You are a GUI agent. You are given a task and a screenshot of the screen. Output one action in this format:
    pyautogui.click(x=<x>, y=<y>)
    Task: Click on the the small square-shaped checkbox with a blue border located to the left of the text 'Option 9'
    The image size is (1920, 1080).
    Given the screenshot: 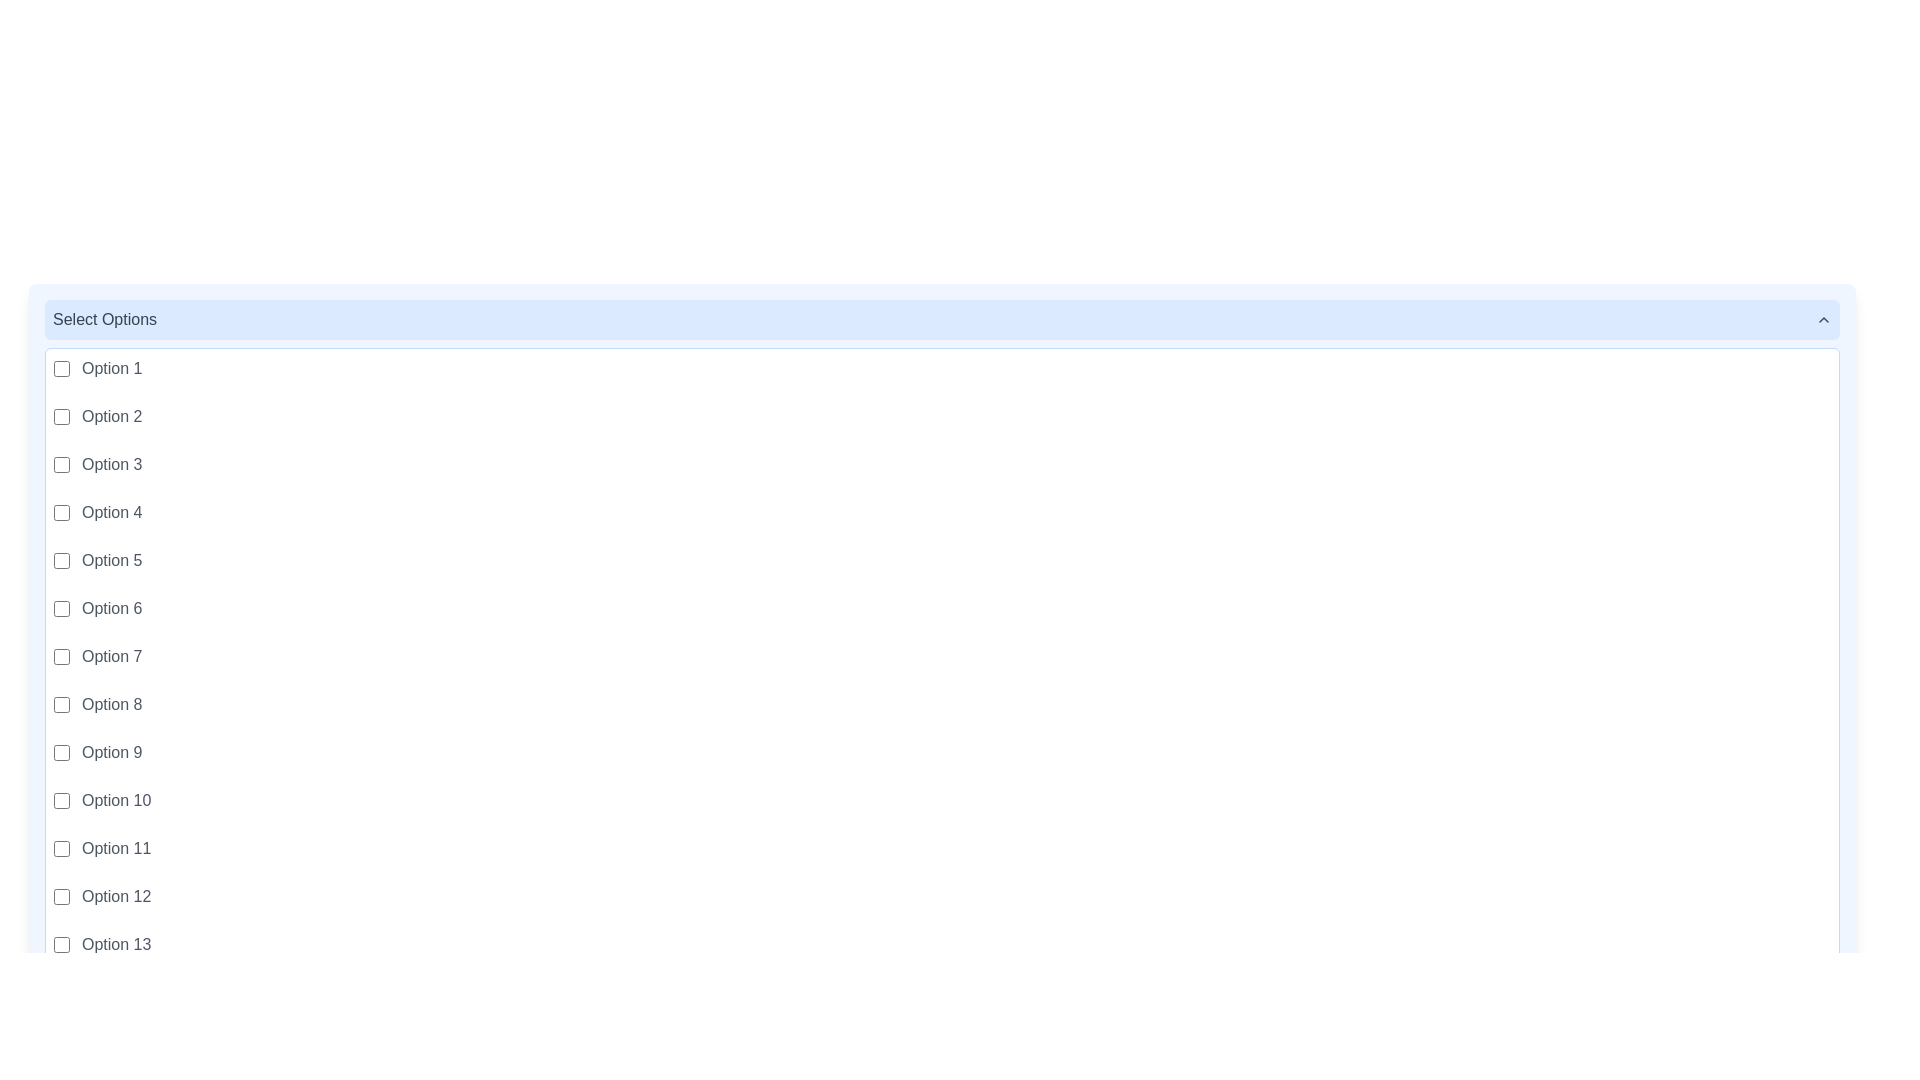 What is the action you would take?
    pyautogui.click(x=62, y=752)
    